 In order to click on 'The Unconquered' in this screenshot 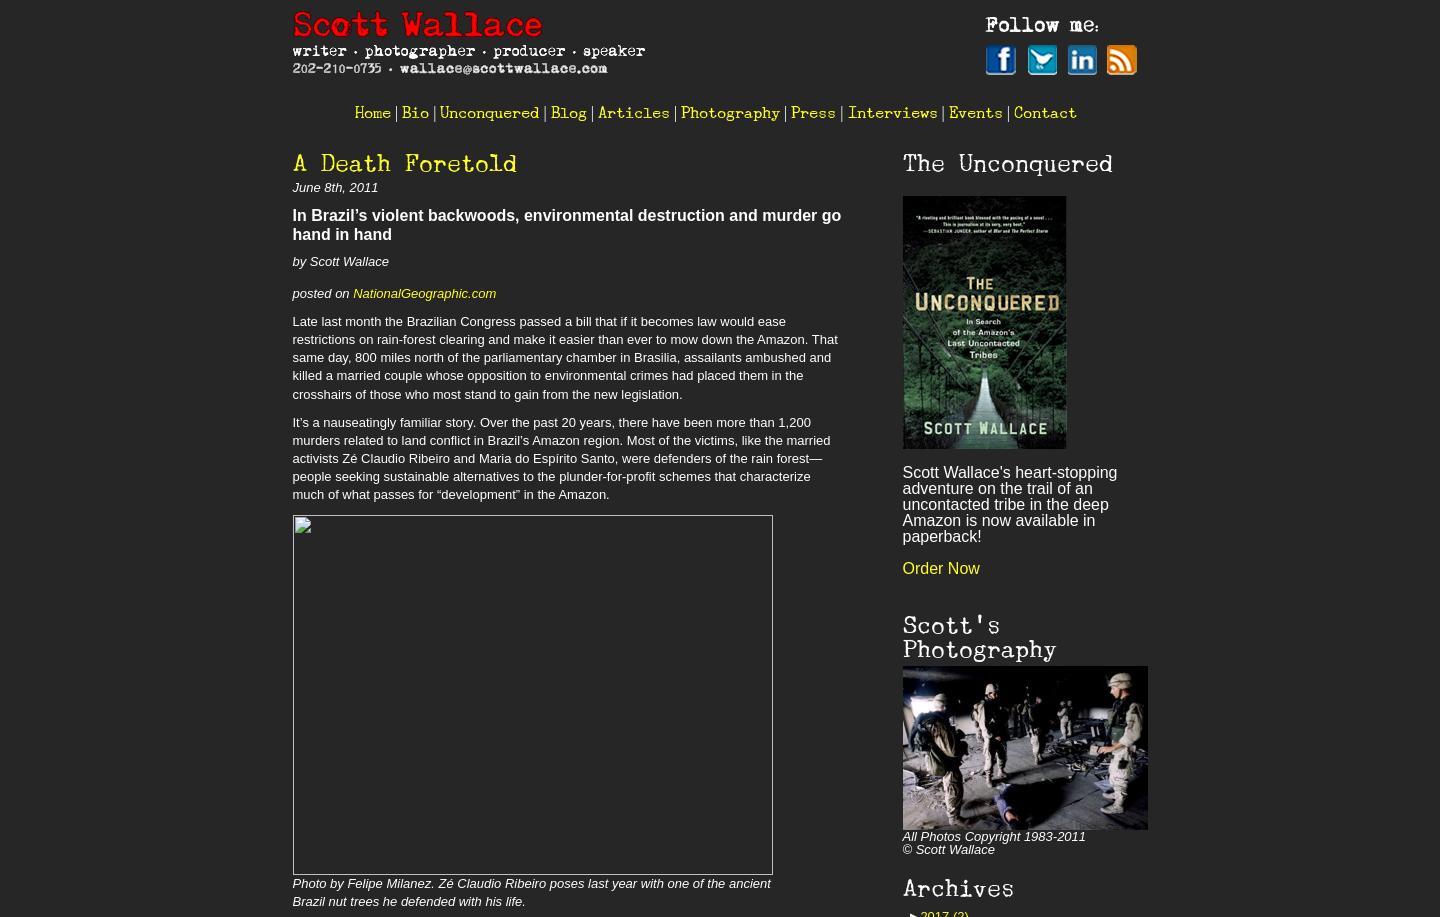, I will do `click(1005, 162)`.